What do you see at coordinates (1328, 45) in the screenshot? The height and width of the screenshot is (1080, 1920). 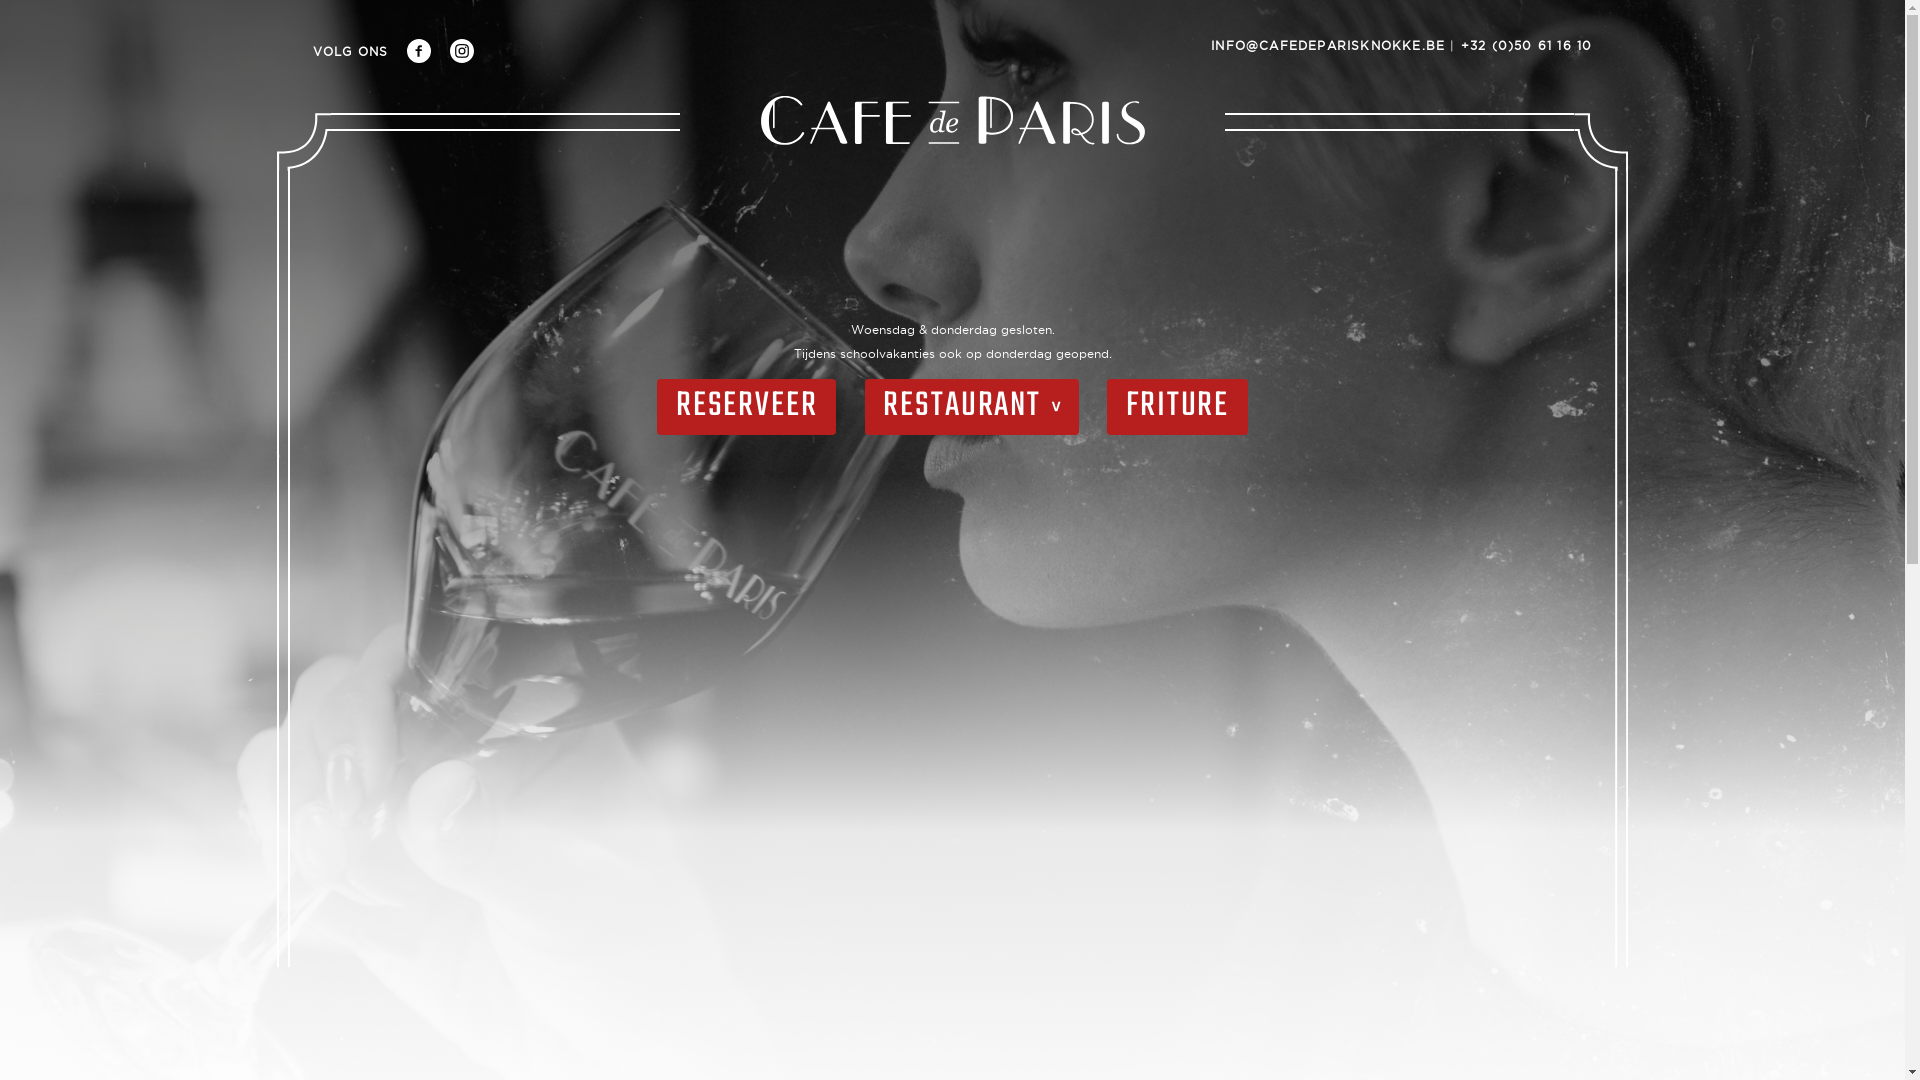 I see `'INFO@CAFEDEPARISKNOKKE.BE'` at bounding box center [1328, 45].